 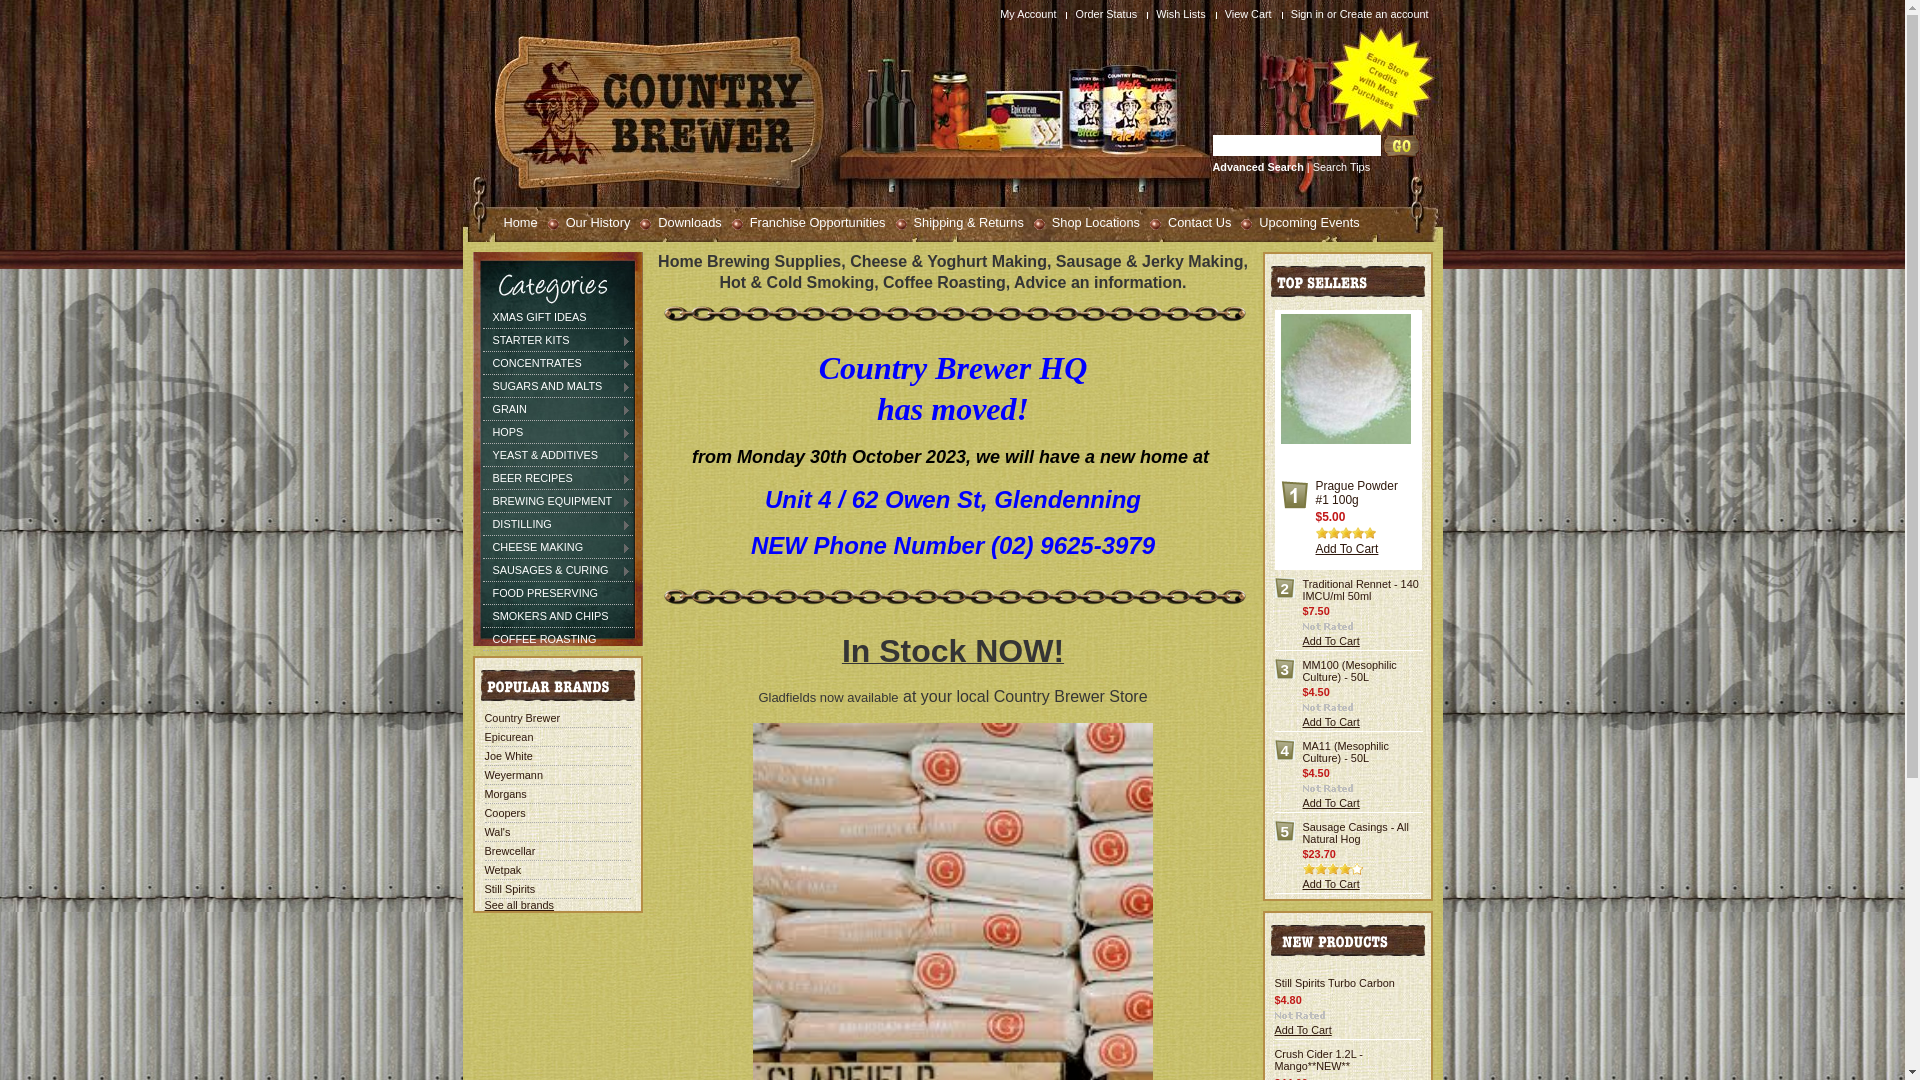 What do you see at coordinates (502, 869) in the screenshot?
I see `'Wetpak'` at bounding box center [502, 869].